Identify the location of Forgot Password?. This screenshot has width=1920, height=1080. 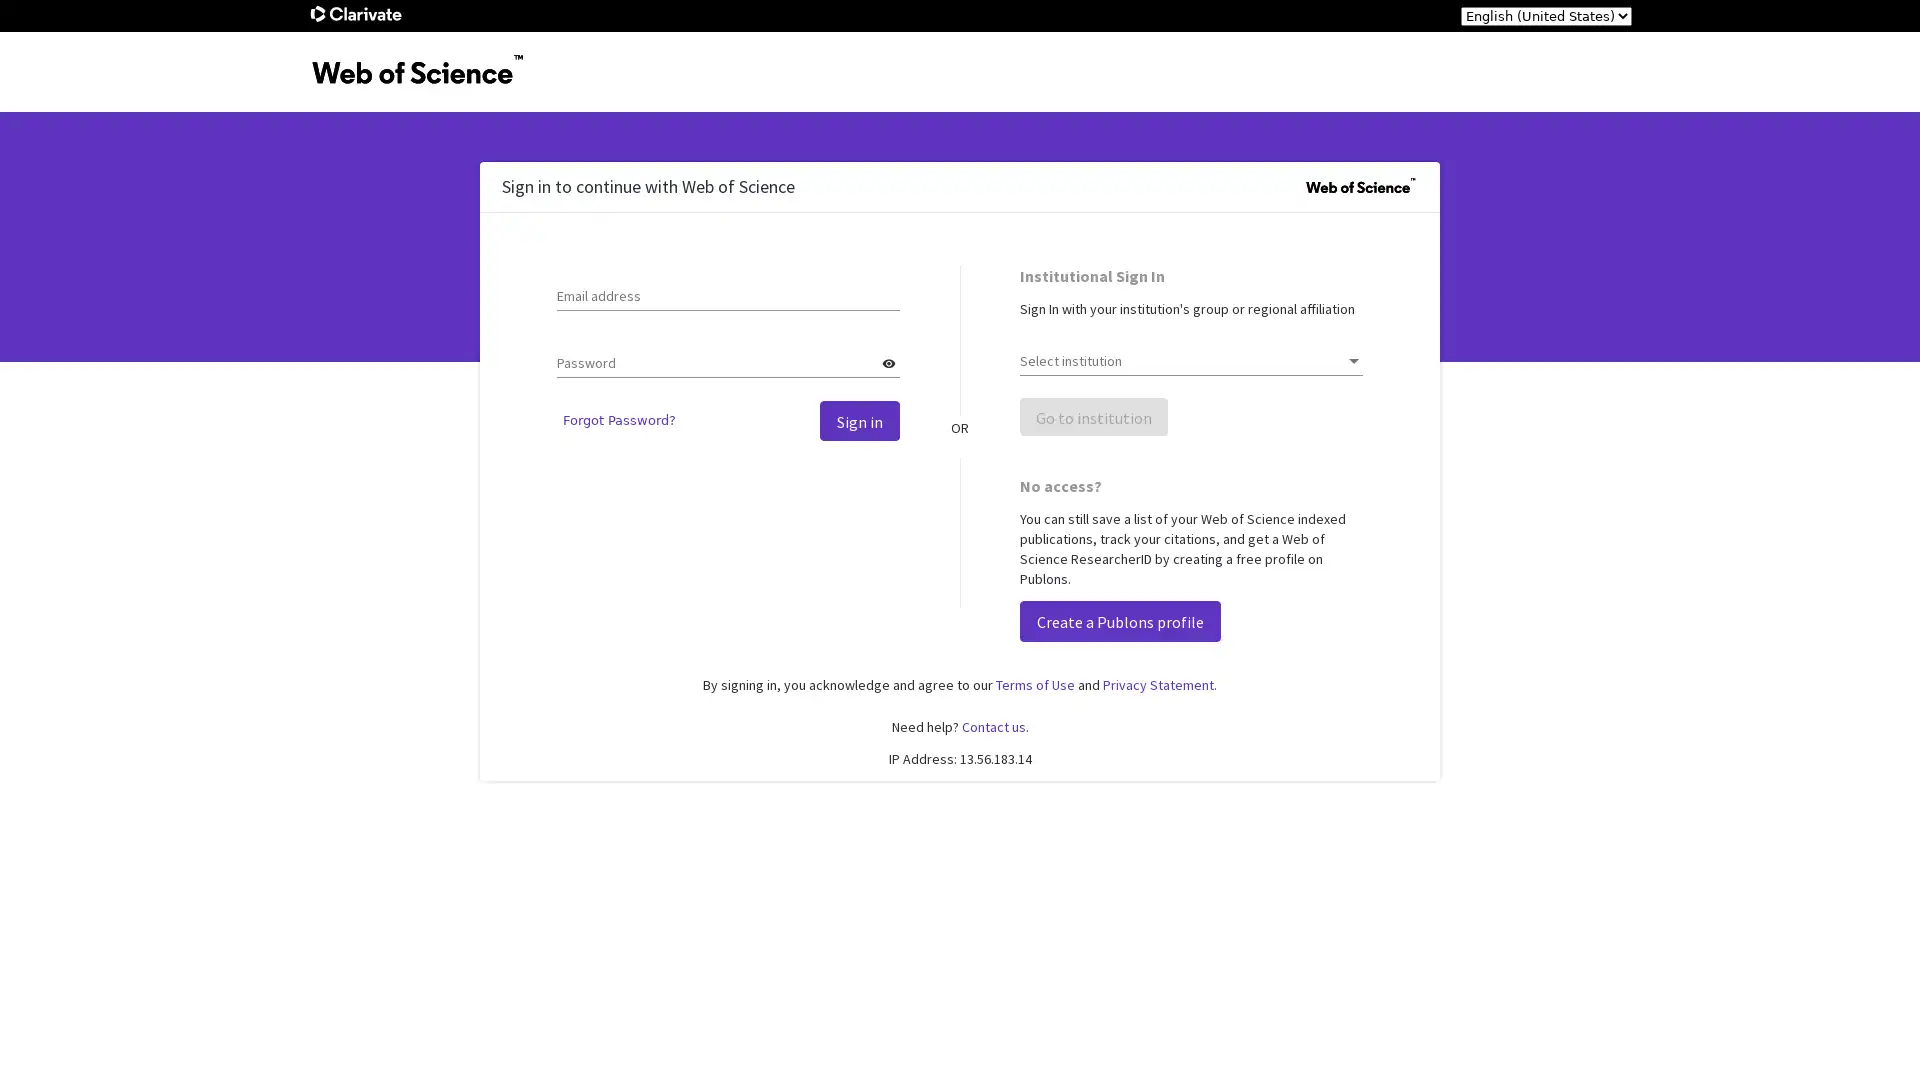
(617, 419).